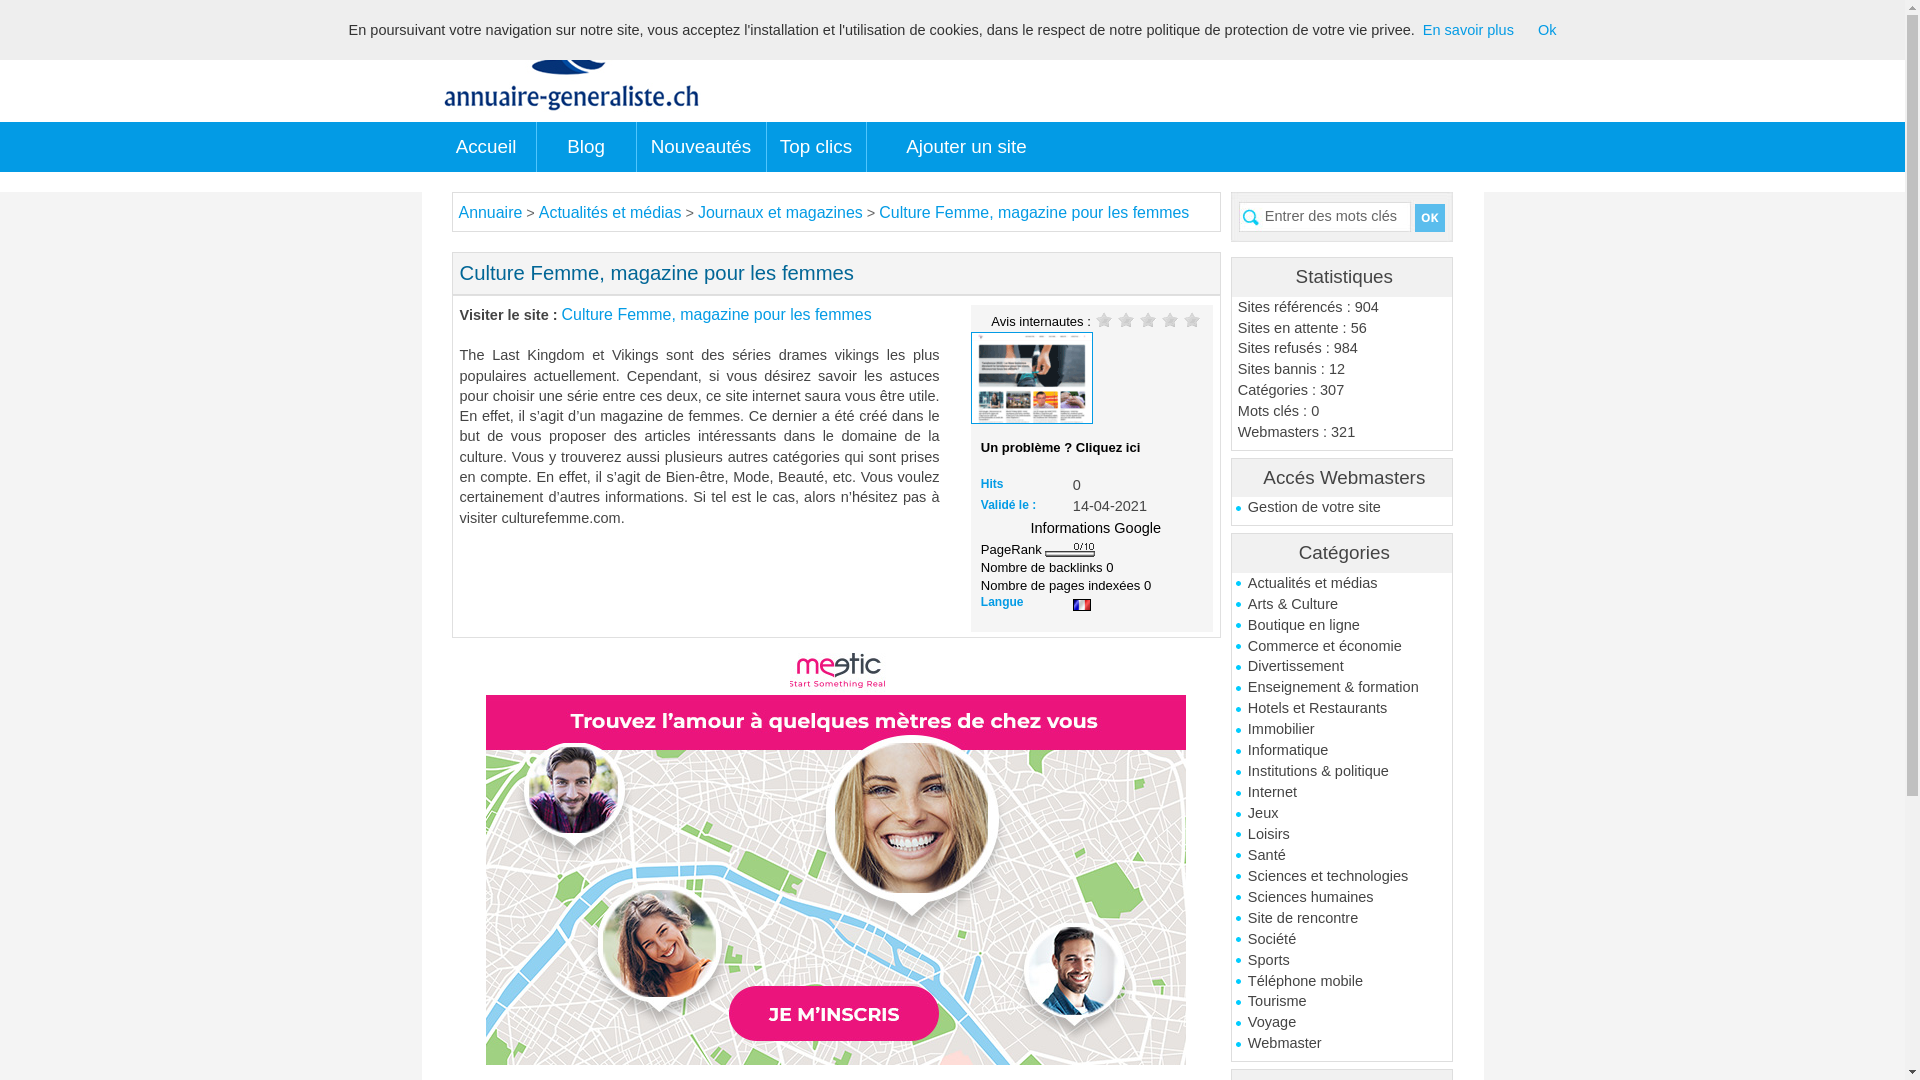 The image size is (1920, 1080). I want to click on 'Sciences humaines', so click(1342, 896).